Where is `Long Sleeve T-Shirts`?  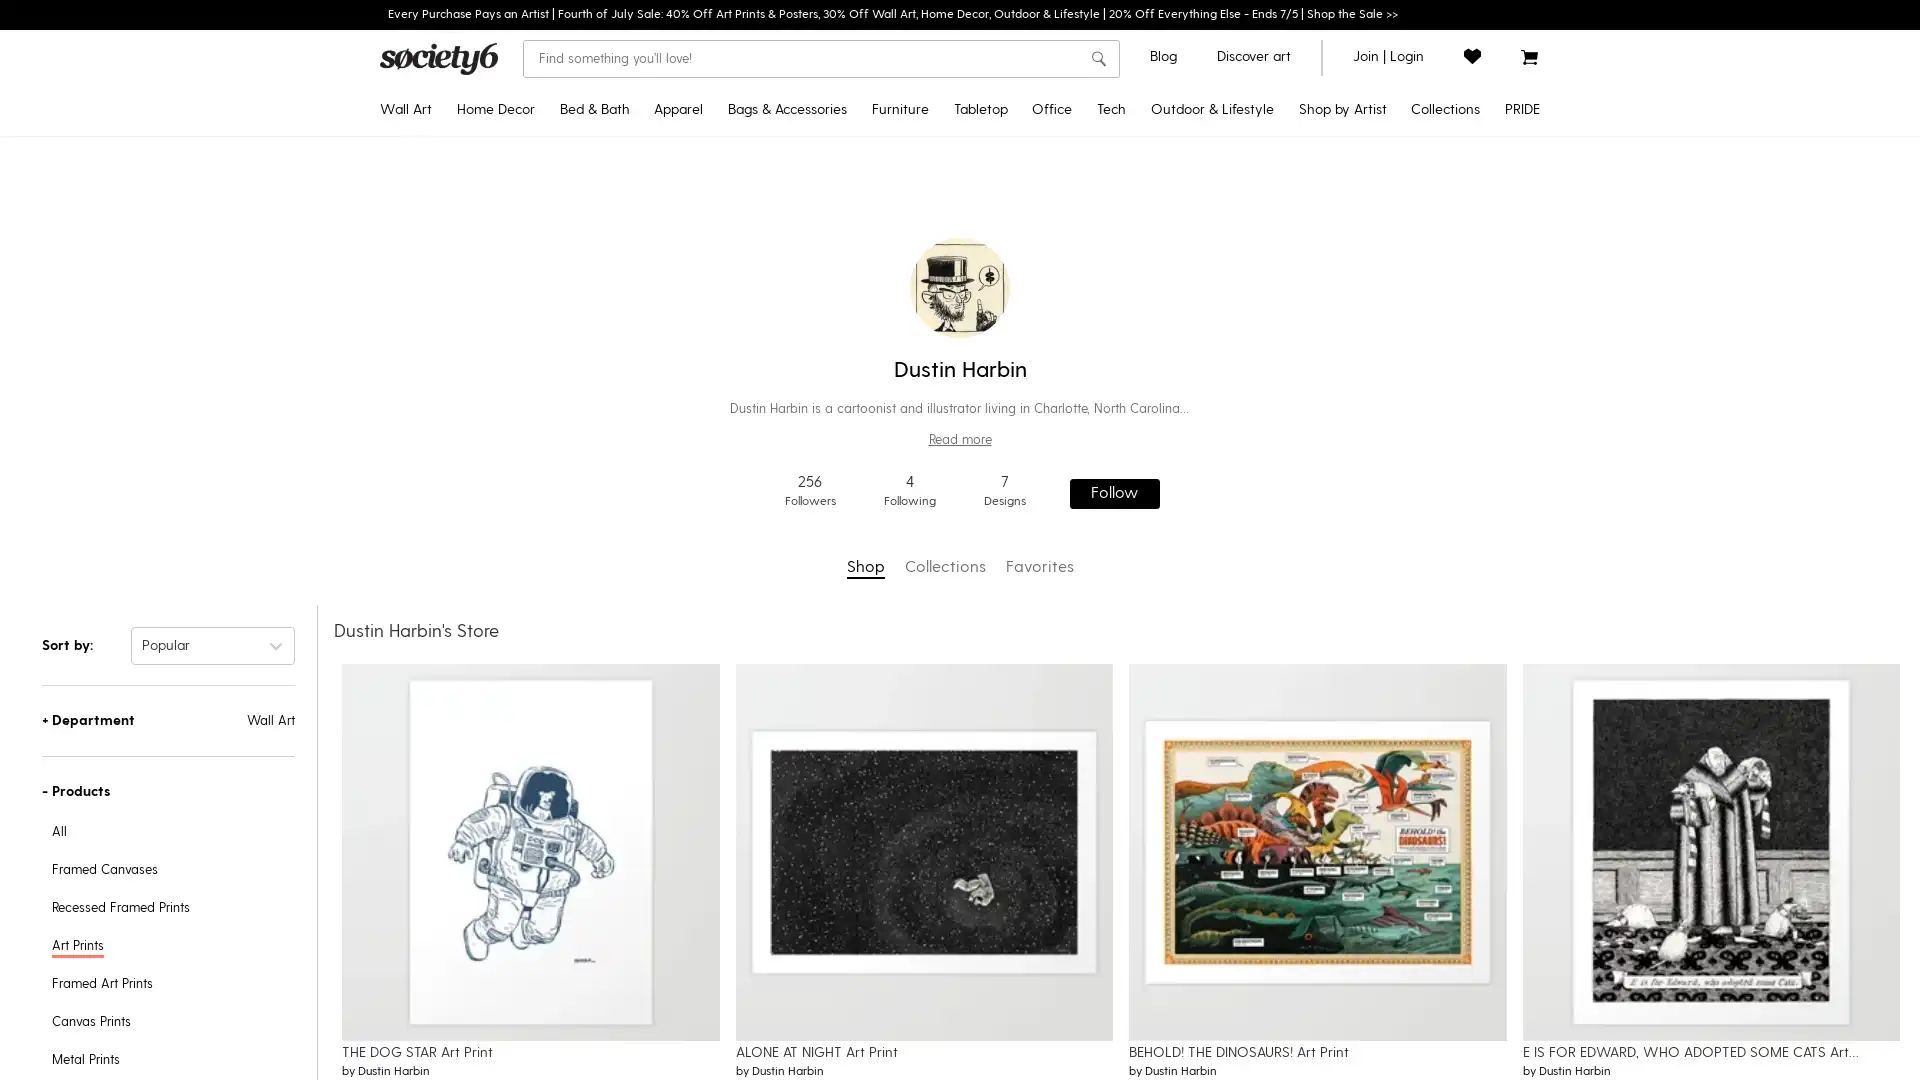
Long Sleeve T-Shirts is located at coordinates (741, 256).